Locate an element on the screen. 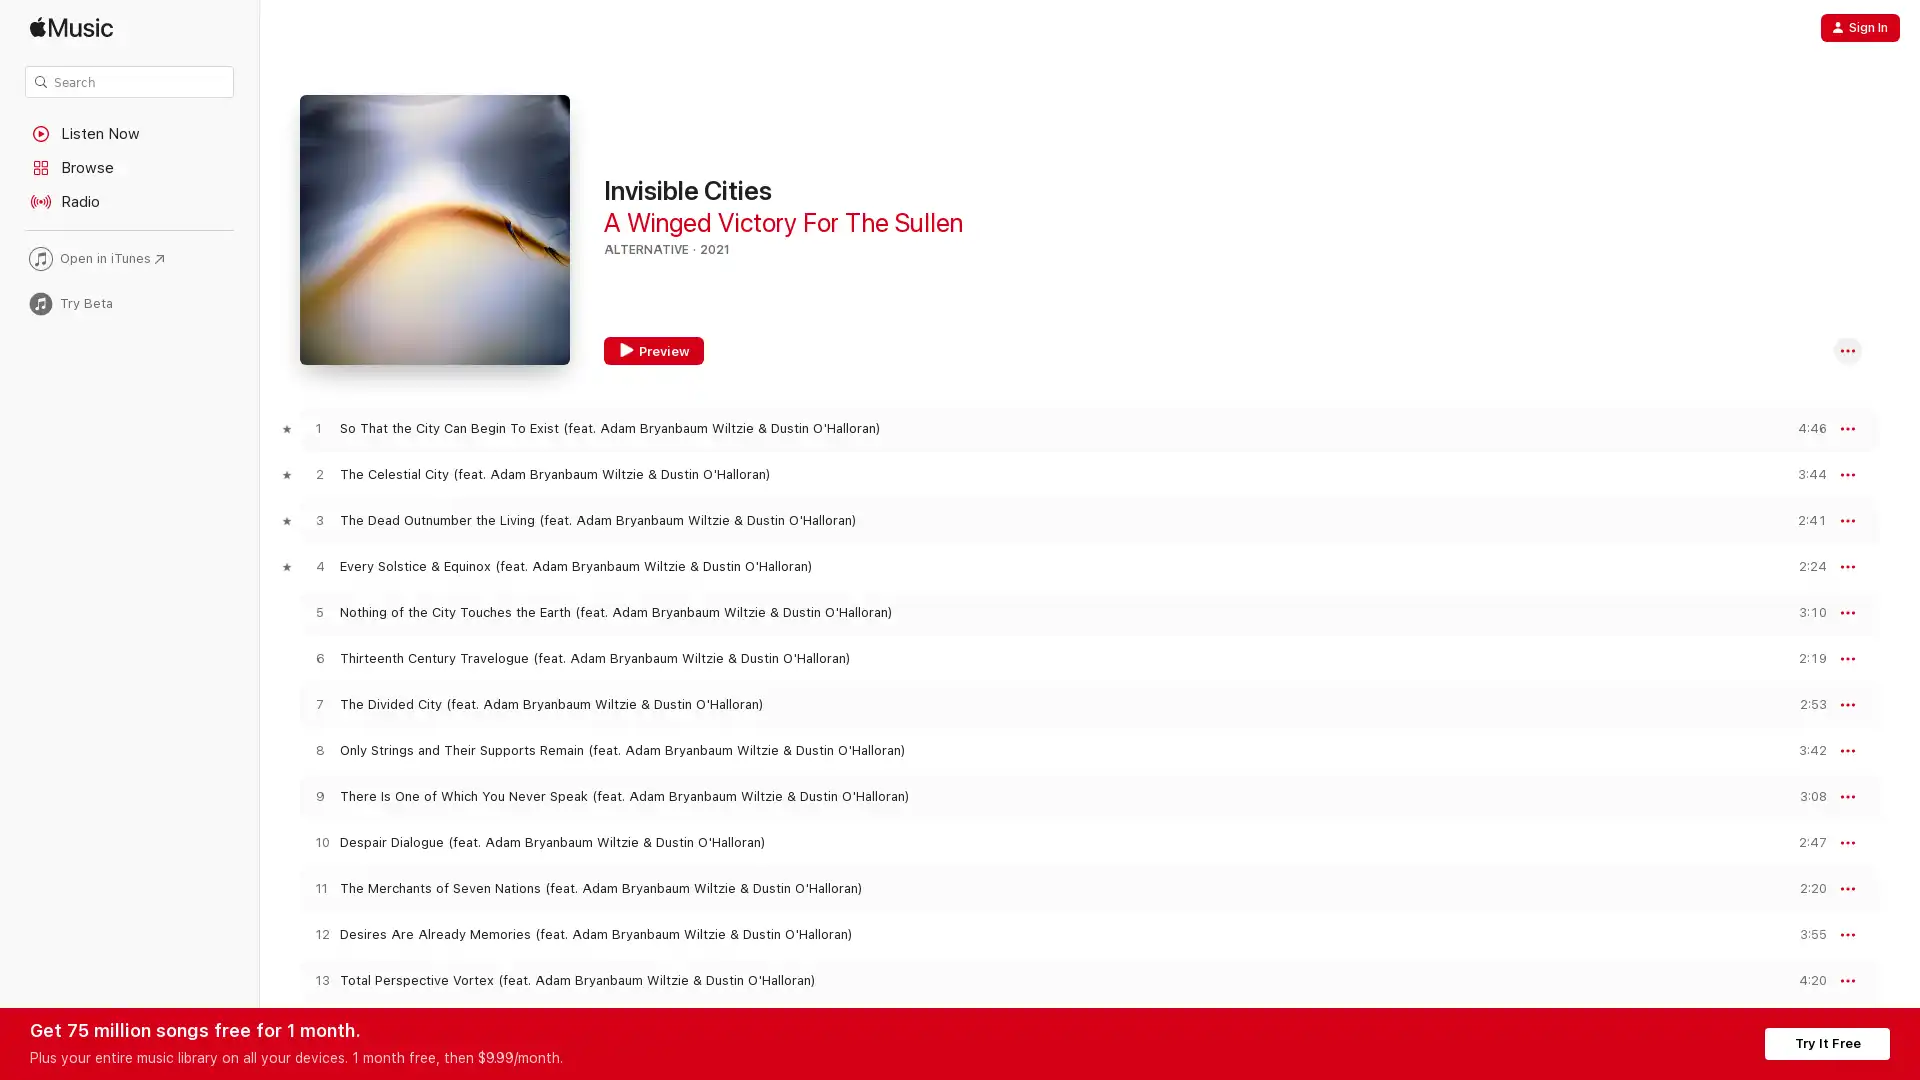 The height and width of the screenshot is (1080, 1920). More is located at coordinates (1847, 751).